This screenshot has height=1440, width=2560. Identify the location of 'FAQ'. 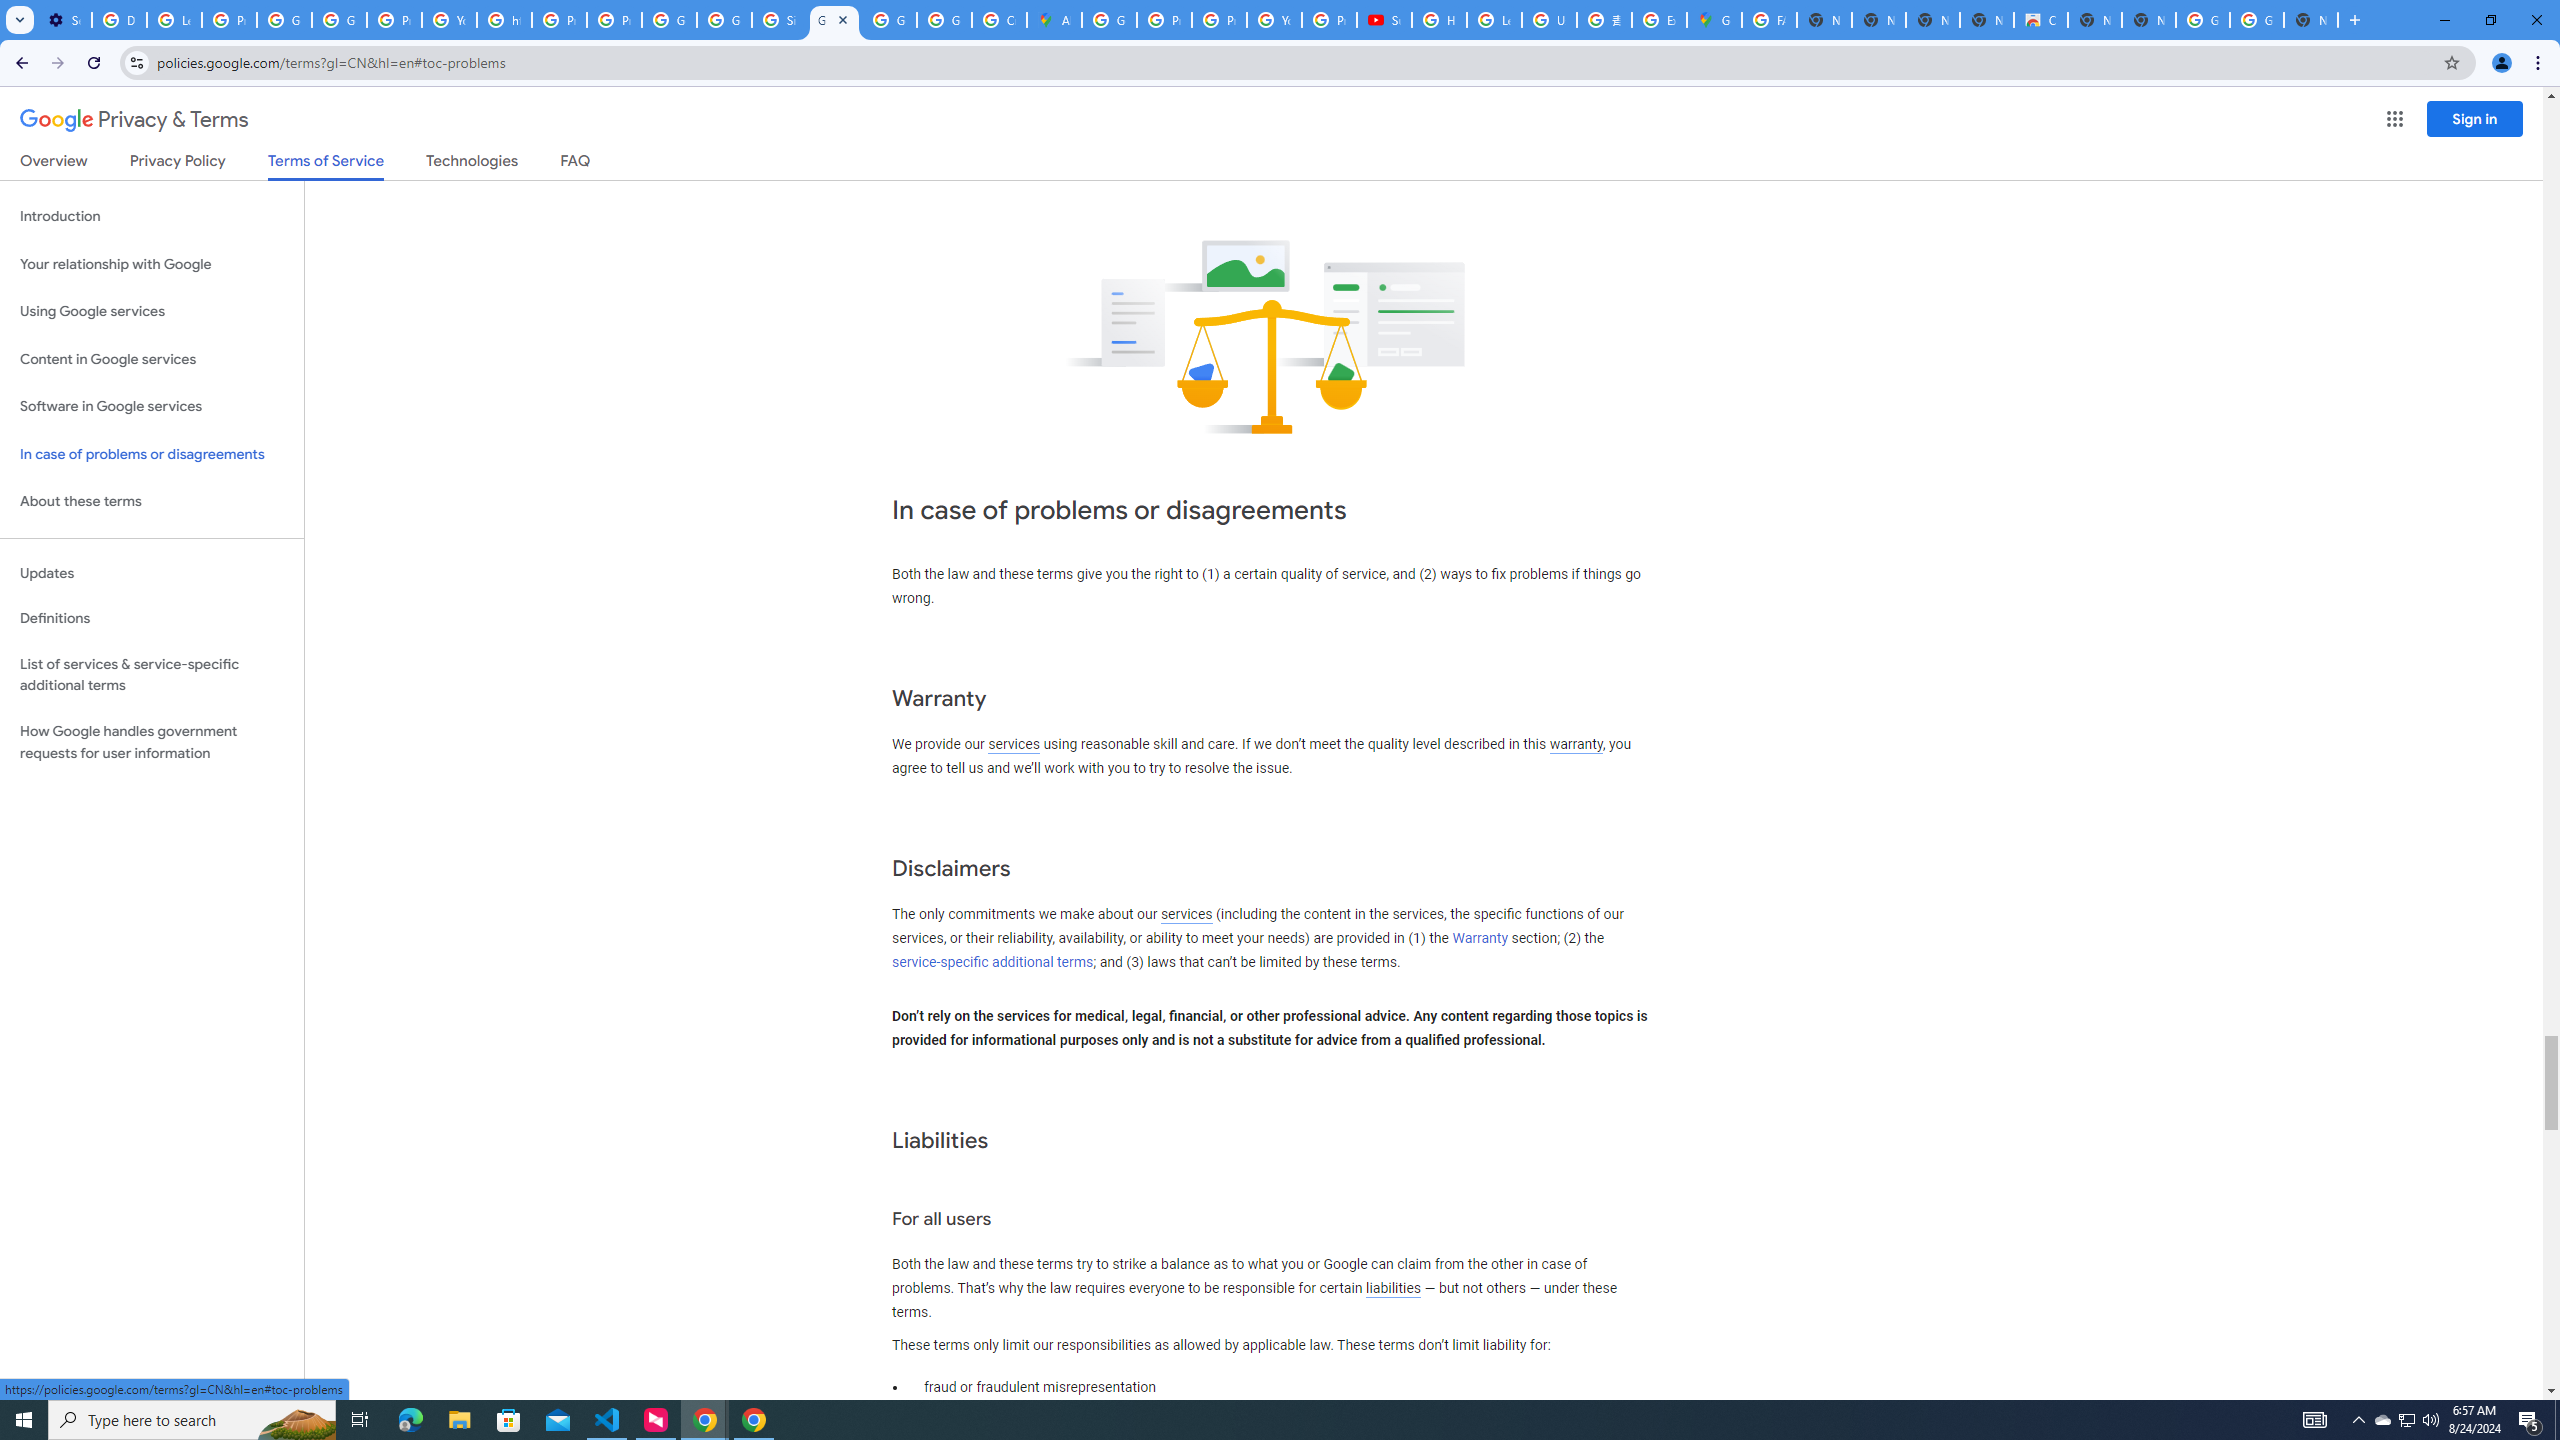
(575, 164).